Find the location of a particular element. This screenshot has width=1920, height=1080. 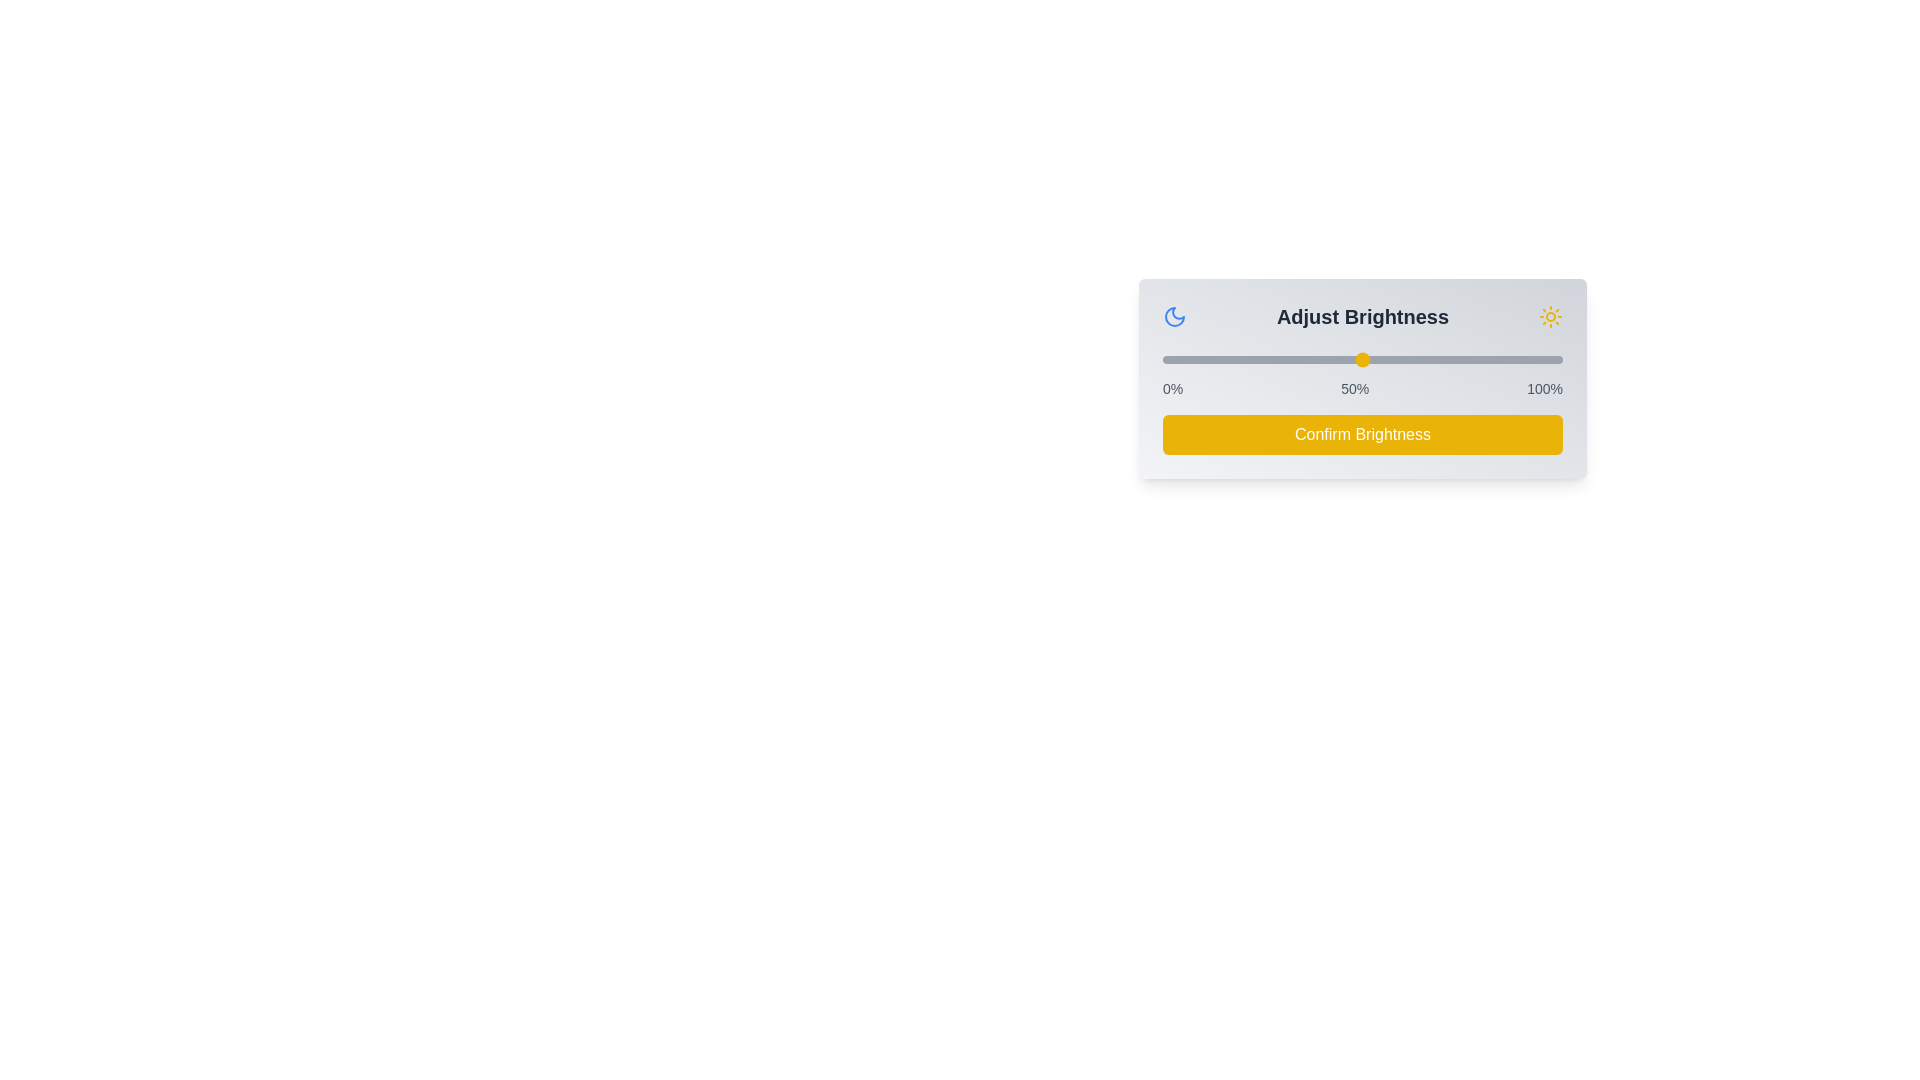

the moon icon to toggle night mode is located at coordinates (1175, 315).